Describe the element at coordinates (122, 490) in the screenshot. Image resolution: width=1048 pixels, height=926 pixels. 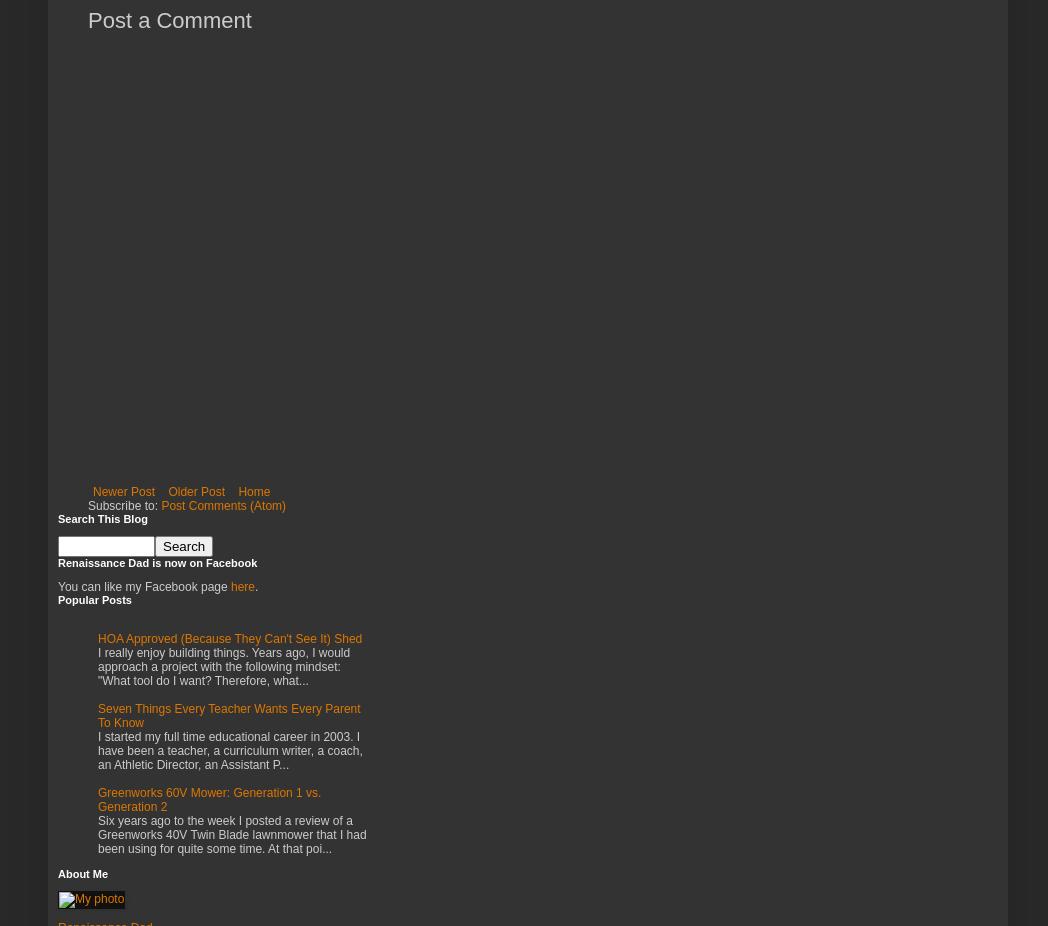
I see `'Newer Post'` at that location.